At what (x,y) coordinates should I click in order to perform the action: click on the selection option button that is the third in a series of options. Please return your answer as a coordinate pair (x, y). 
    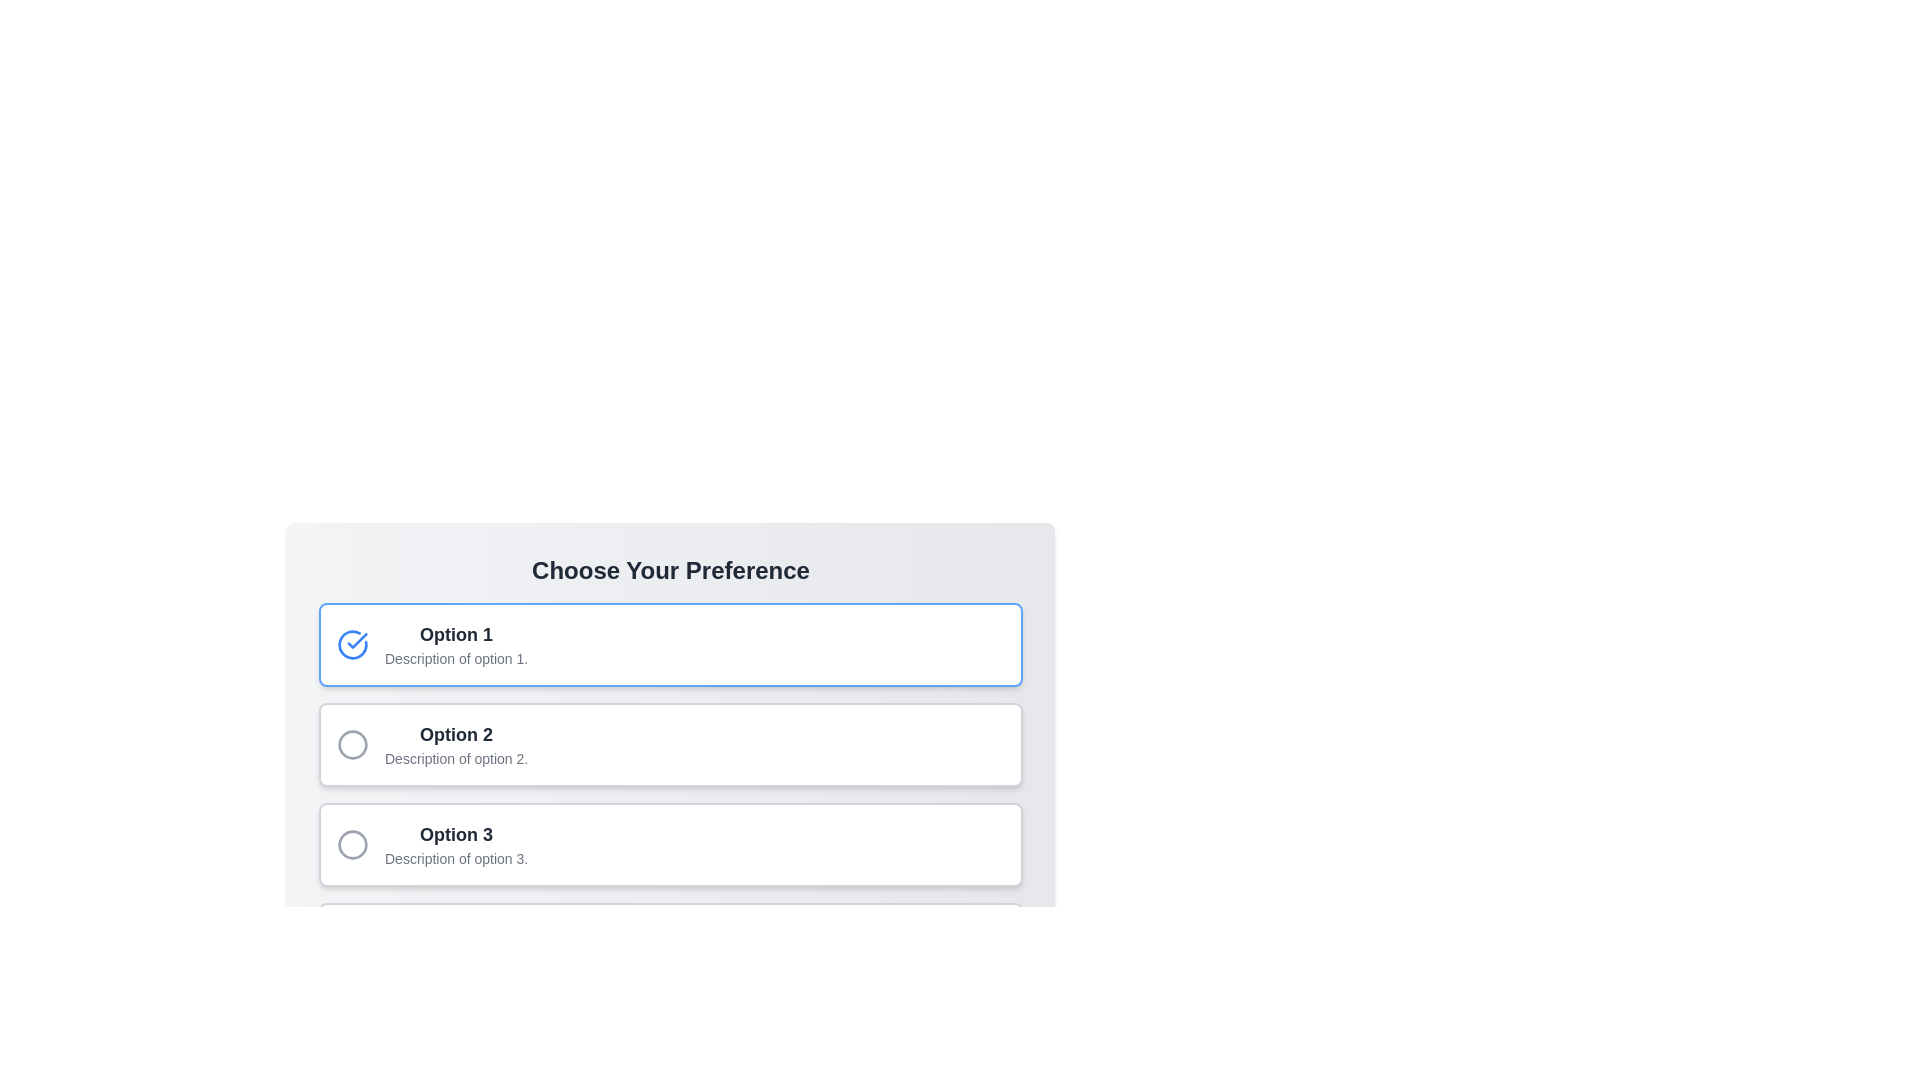
    Looking at the image, I should click on (455, 844).